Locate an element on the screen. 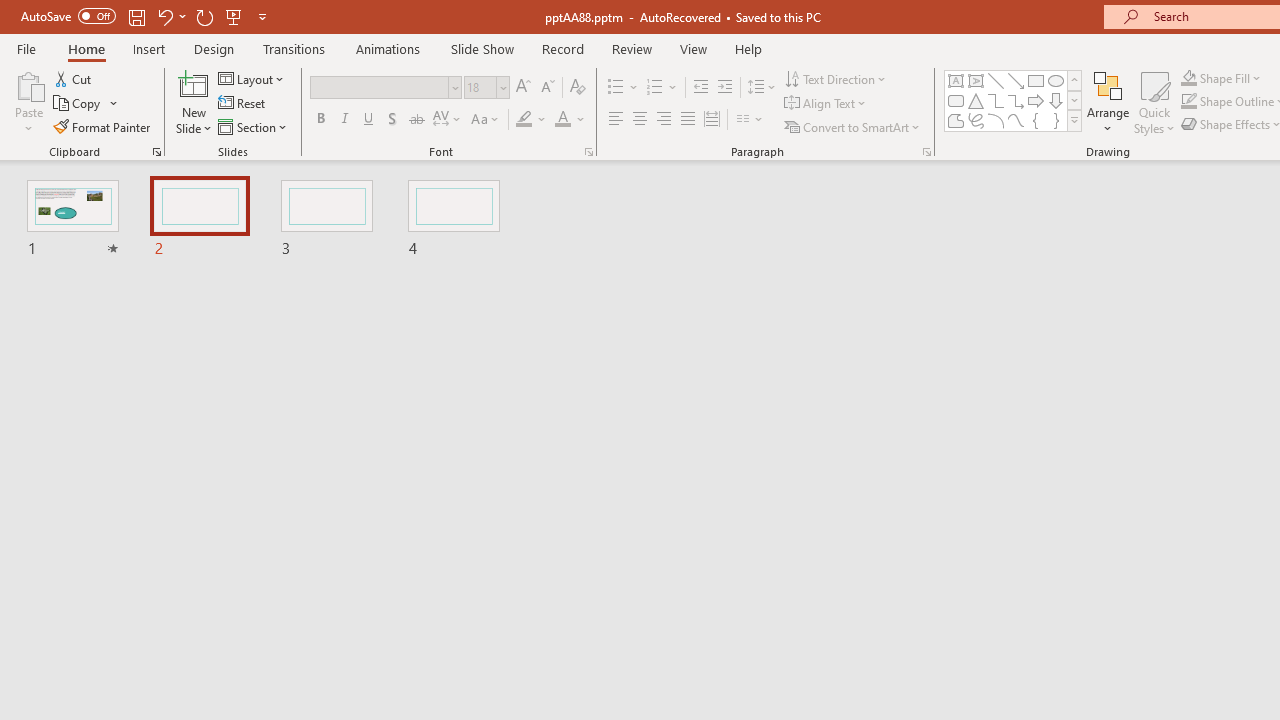 The image size is (1280, 720). 'Shape Fill Aqua, Accent 2' is located at coordinates (1189, 77).